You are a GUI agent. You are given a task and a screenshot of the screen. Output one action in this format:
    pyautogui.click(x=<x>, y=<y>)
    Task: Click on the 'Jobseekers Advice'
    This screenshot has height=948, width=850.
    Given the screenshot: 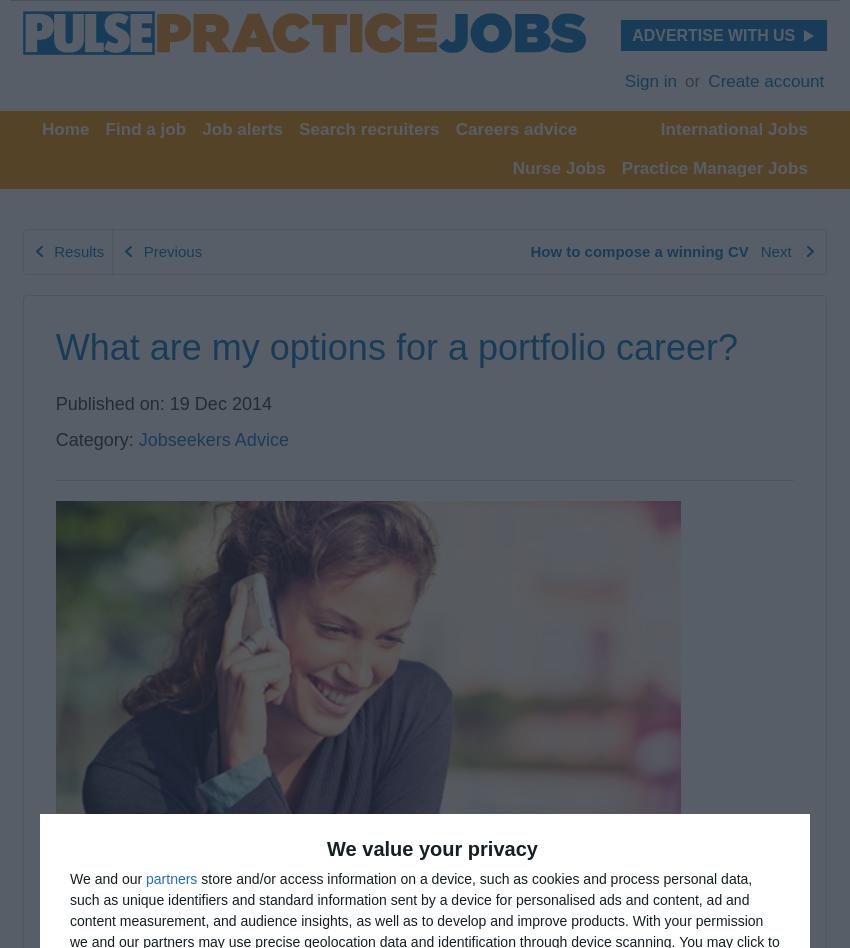 What is the action you would take?
    pyautogui.click(x=212, y=438)
    